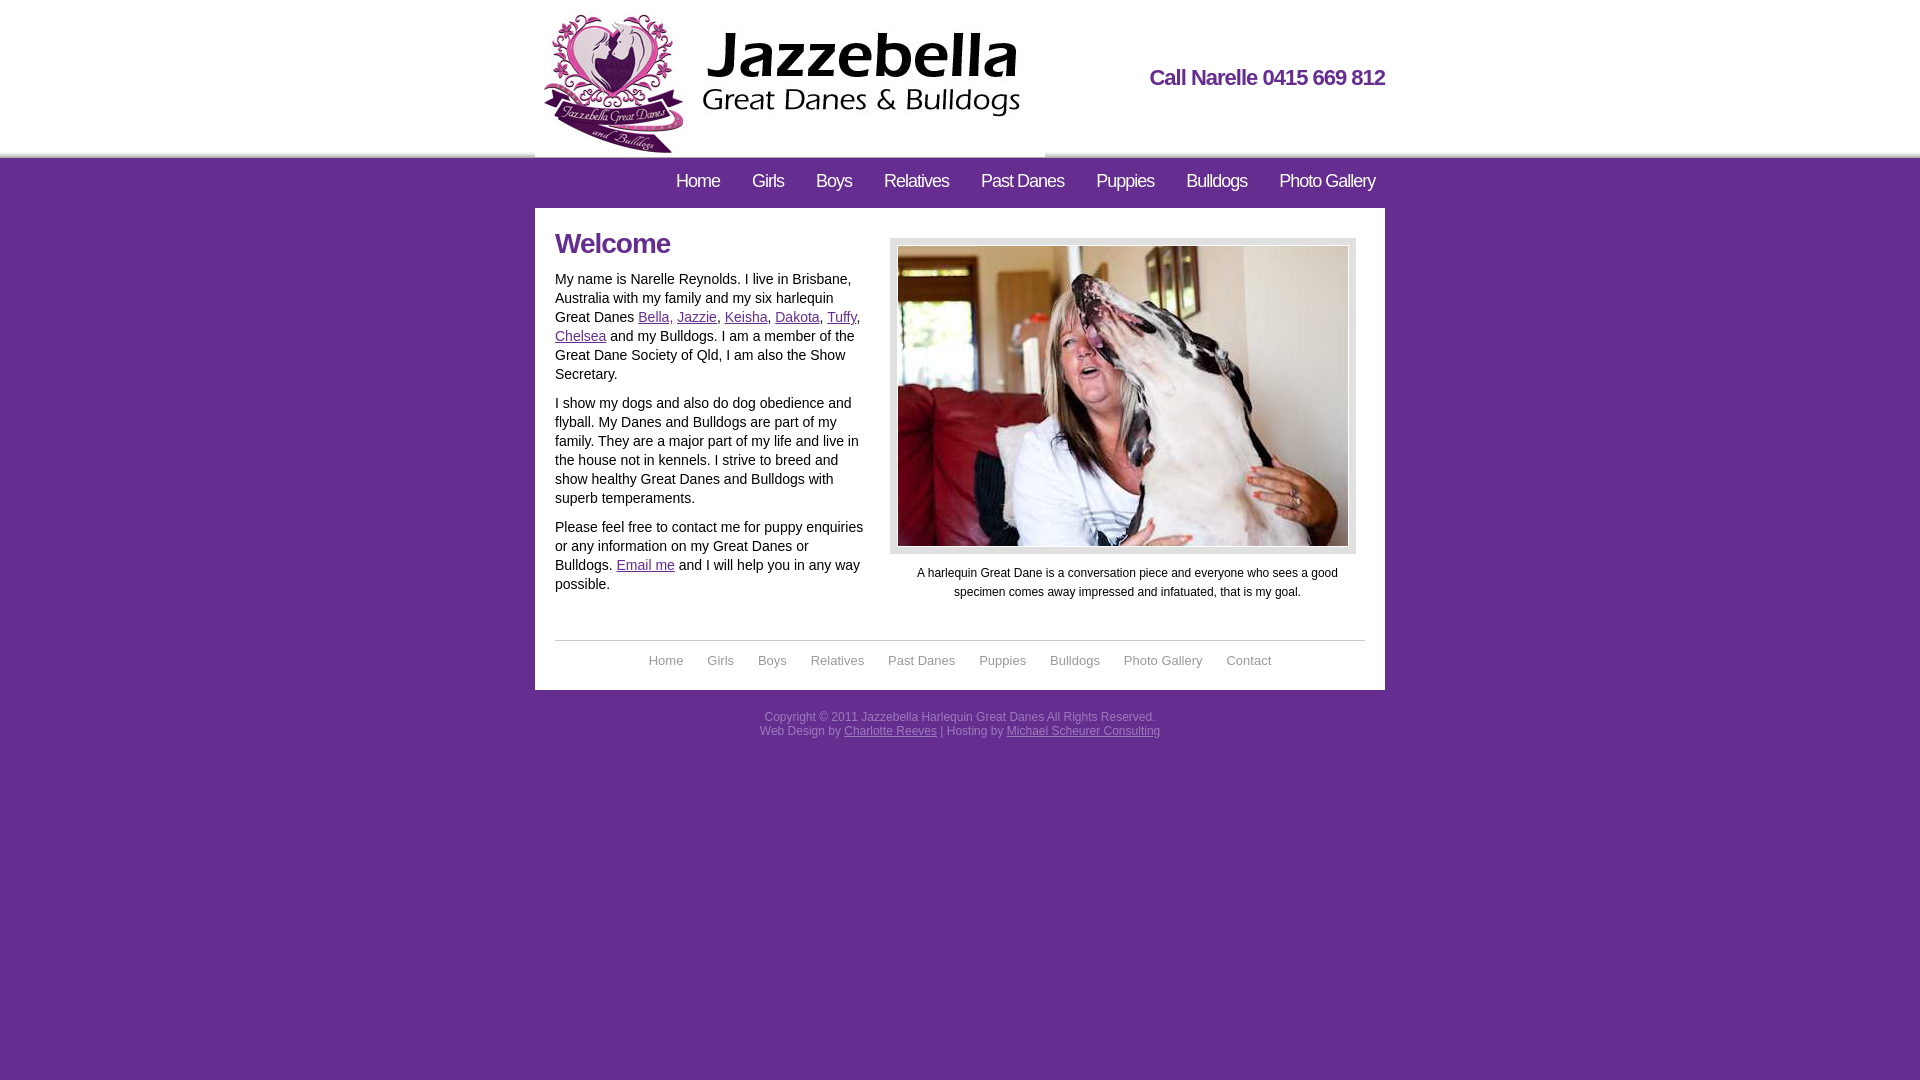 The image size is (1920, 1080). I want to click on 'Chelsea', so click(579, 334).